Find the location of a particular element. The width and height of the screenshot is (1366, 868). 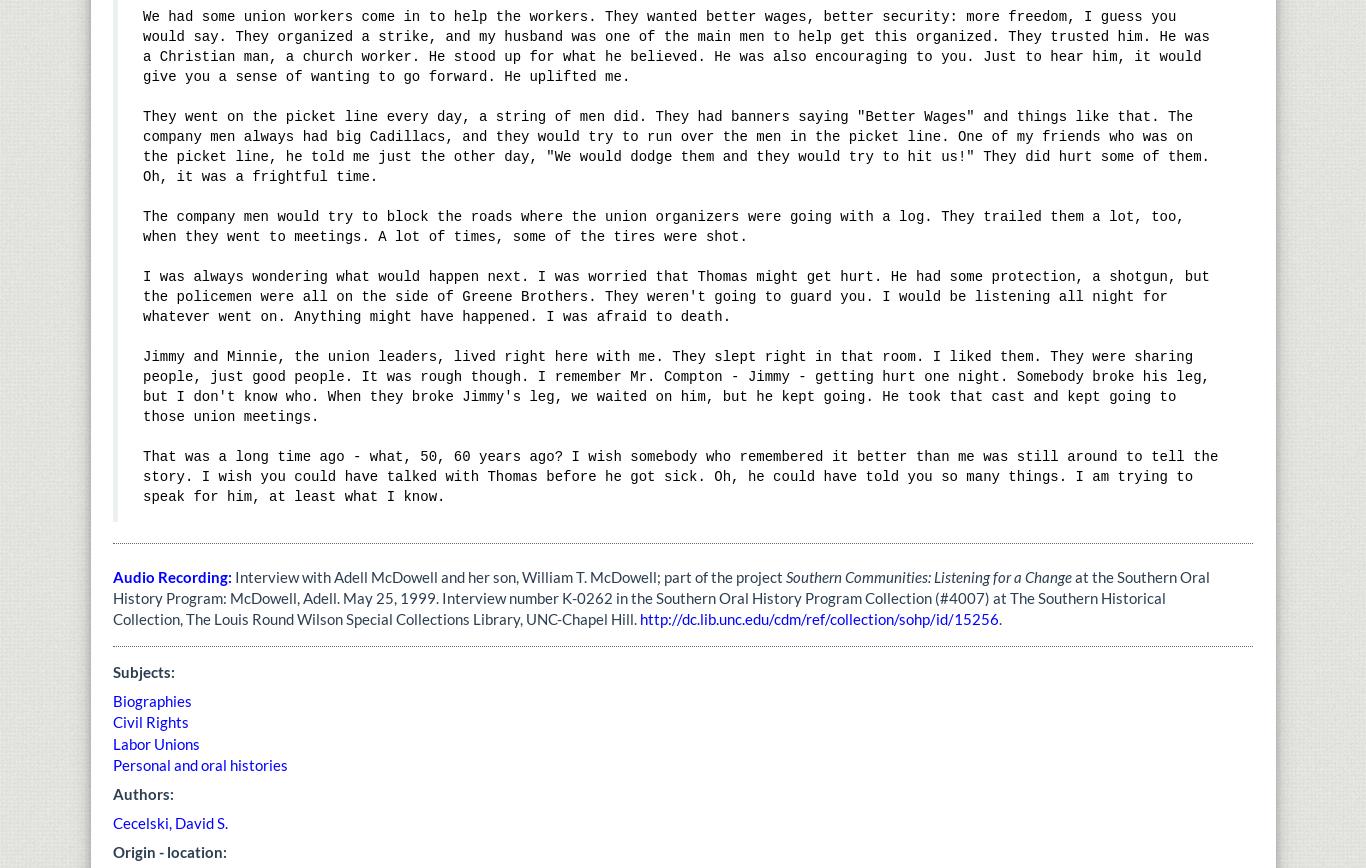

'at the Southern Oral History Program: McDowell, Adell. May 25, 1999. Interview number K-0262 in the Southern Oral History Program Collection (#4007) at The Southern Historical Collection, The Louis Round Wilson Special Collections Library, UNC-Chapel Hill.' is located at coordinates (112, 597).